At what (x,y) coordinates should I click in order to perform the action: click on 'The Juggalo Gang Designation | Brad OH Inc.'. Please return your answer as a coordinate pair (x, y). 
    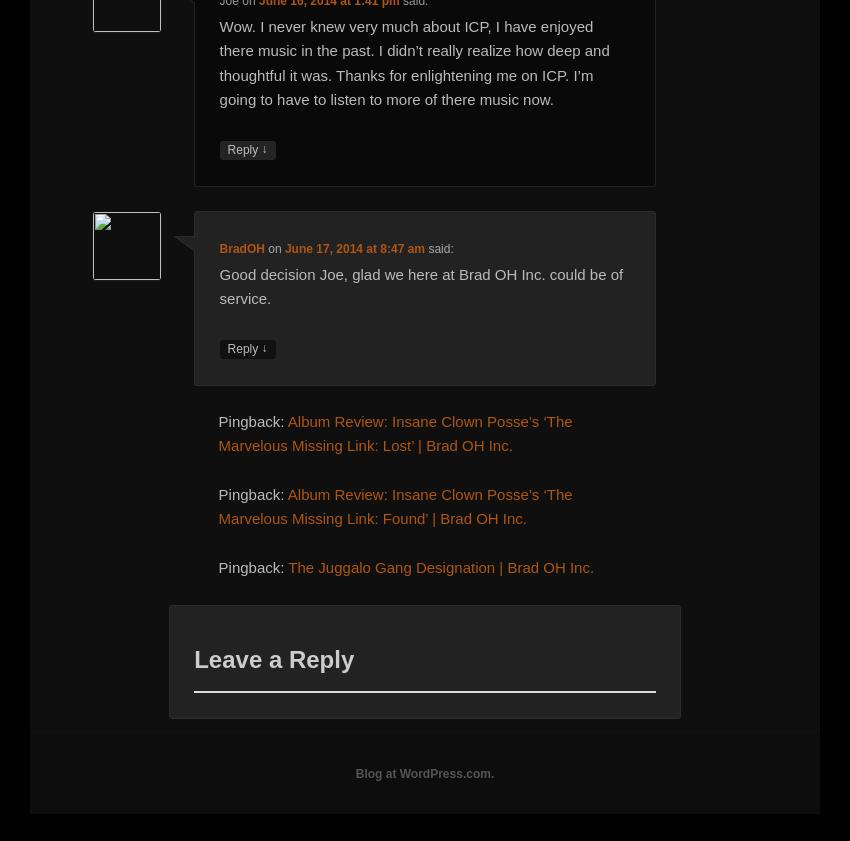
    Looking at the image, I should click on (439, 567).